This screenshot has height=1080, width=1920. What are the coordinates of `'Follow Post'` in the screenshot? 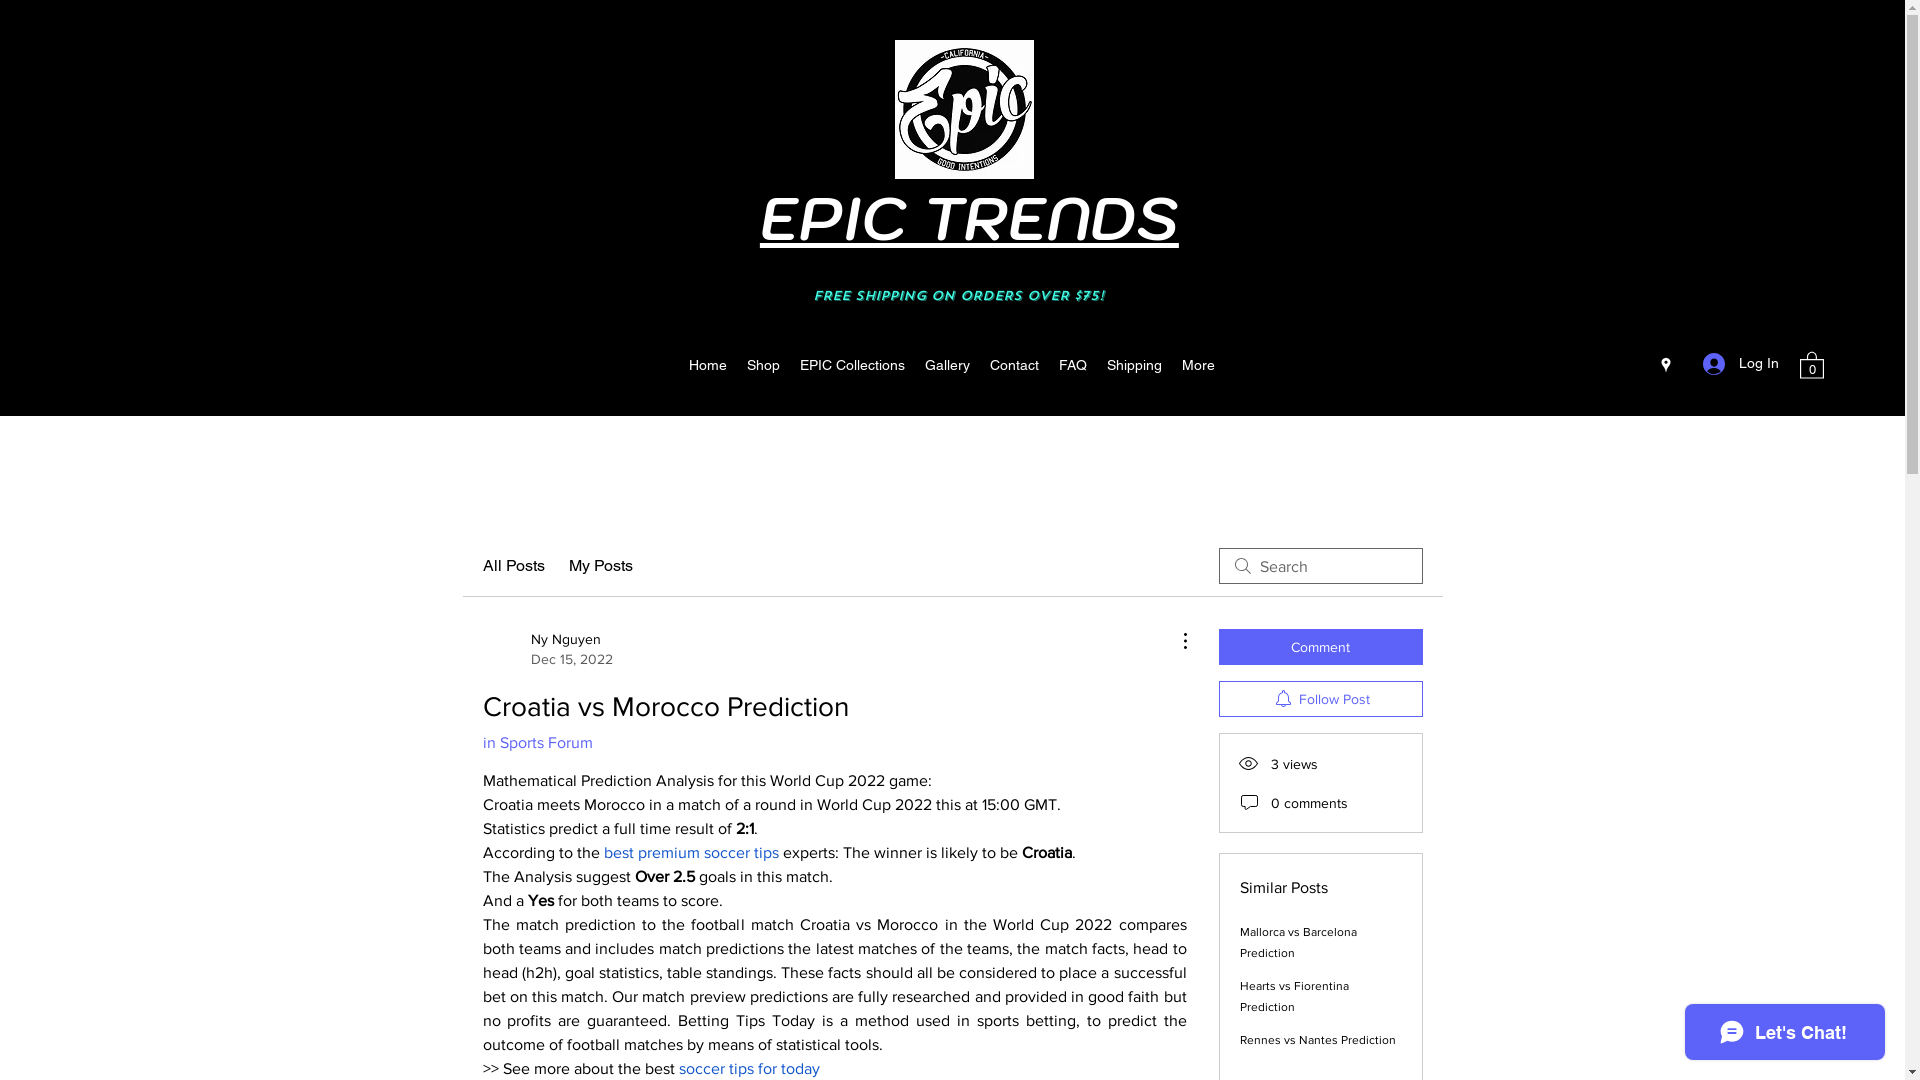 It's located at (1320, 697).